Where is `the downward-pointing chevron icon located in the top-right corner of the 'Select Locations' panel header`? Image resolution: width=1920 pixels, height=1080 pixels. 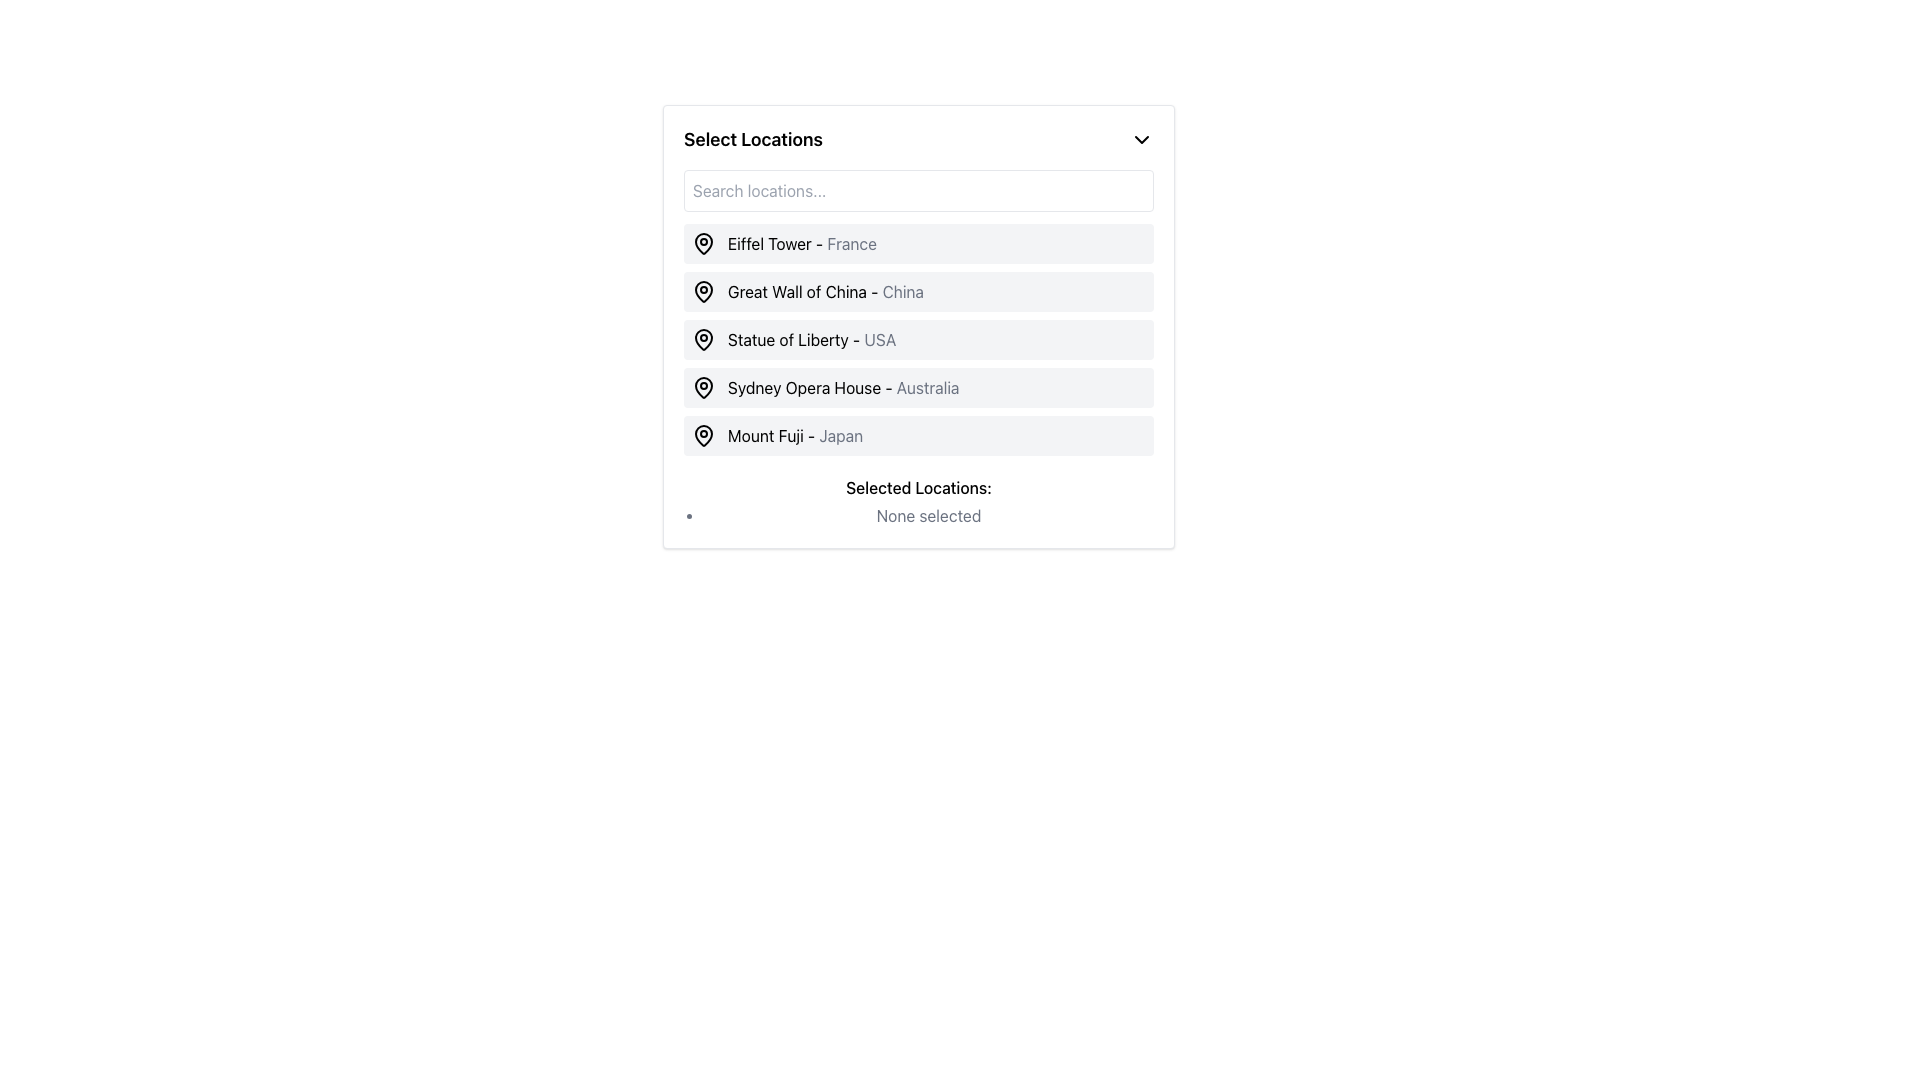 the downward-pointing chevron icon located in the top-right corner of the 'Select Locations' panel header is located at coordinates (1142, 138).